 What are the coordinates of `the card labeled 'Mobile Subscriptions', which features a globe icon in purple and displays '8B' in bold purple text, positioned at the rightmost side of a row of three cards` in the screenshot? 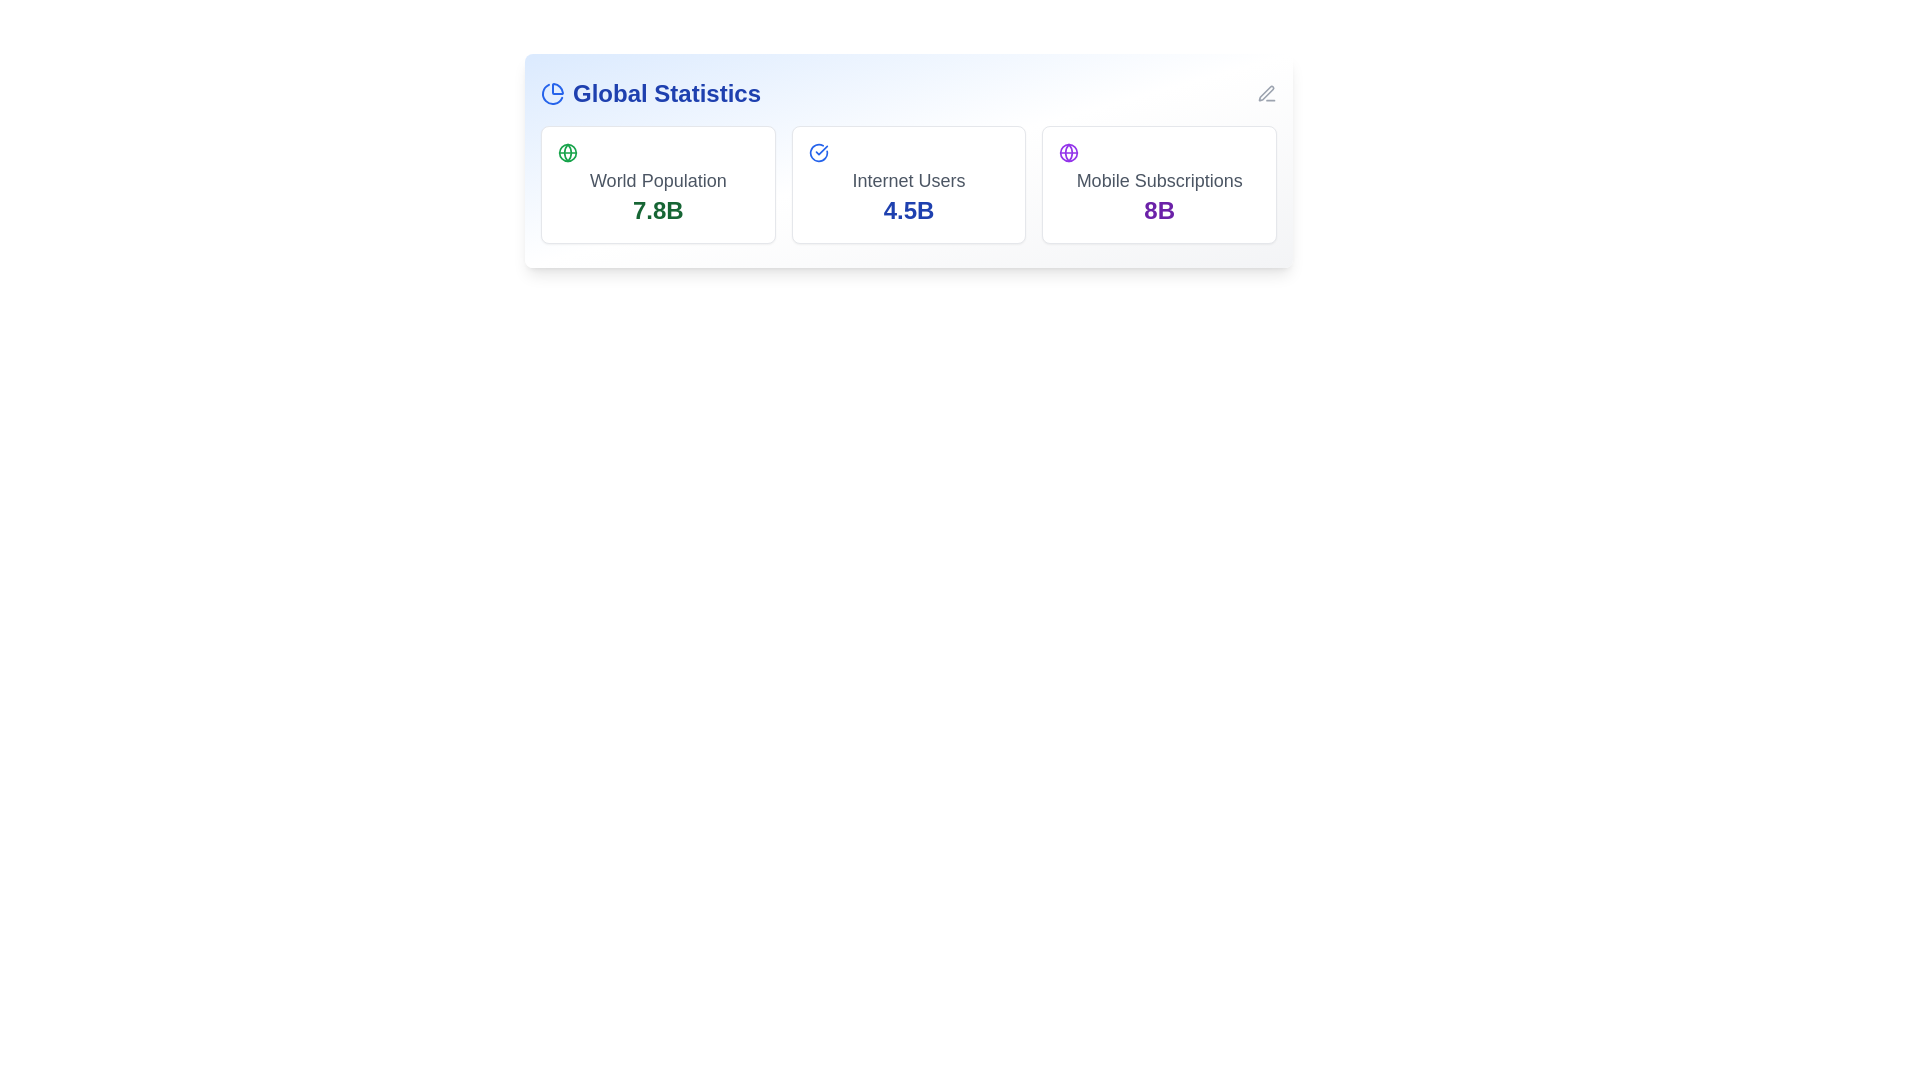 It's located at (1159, 185).